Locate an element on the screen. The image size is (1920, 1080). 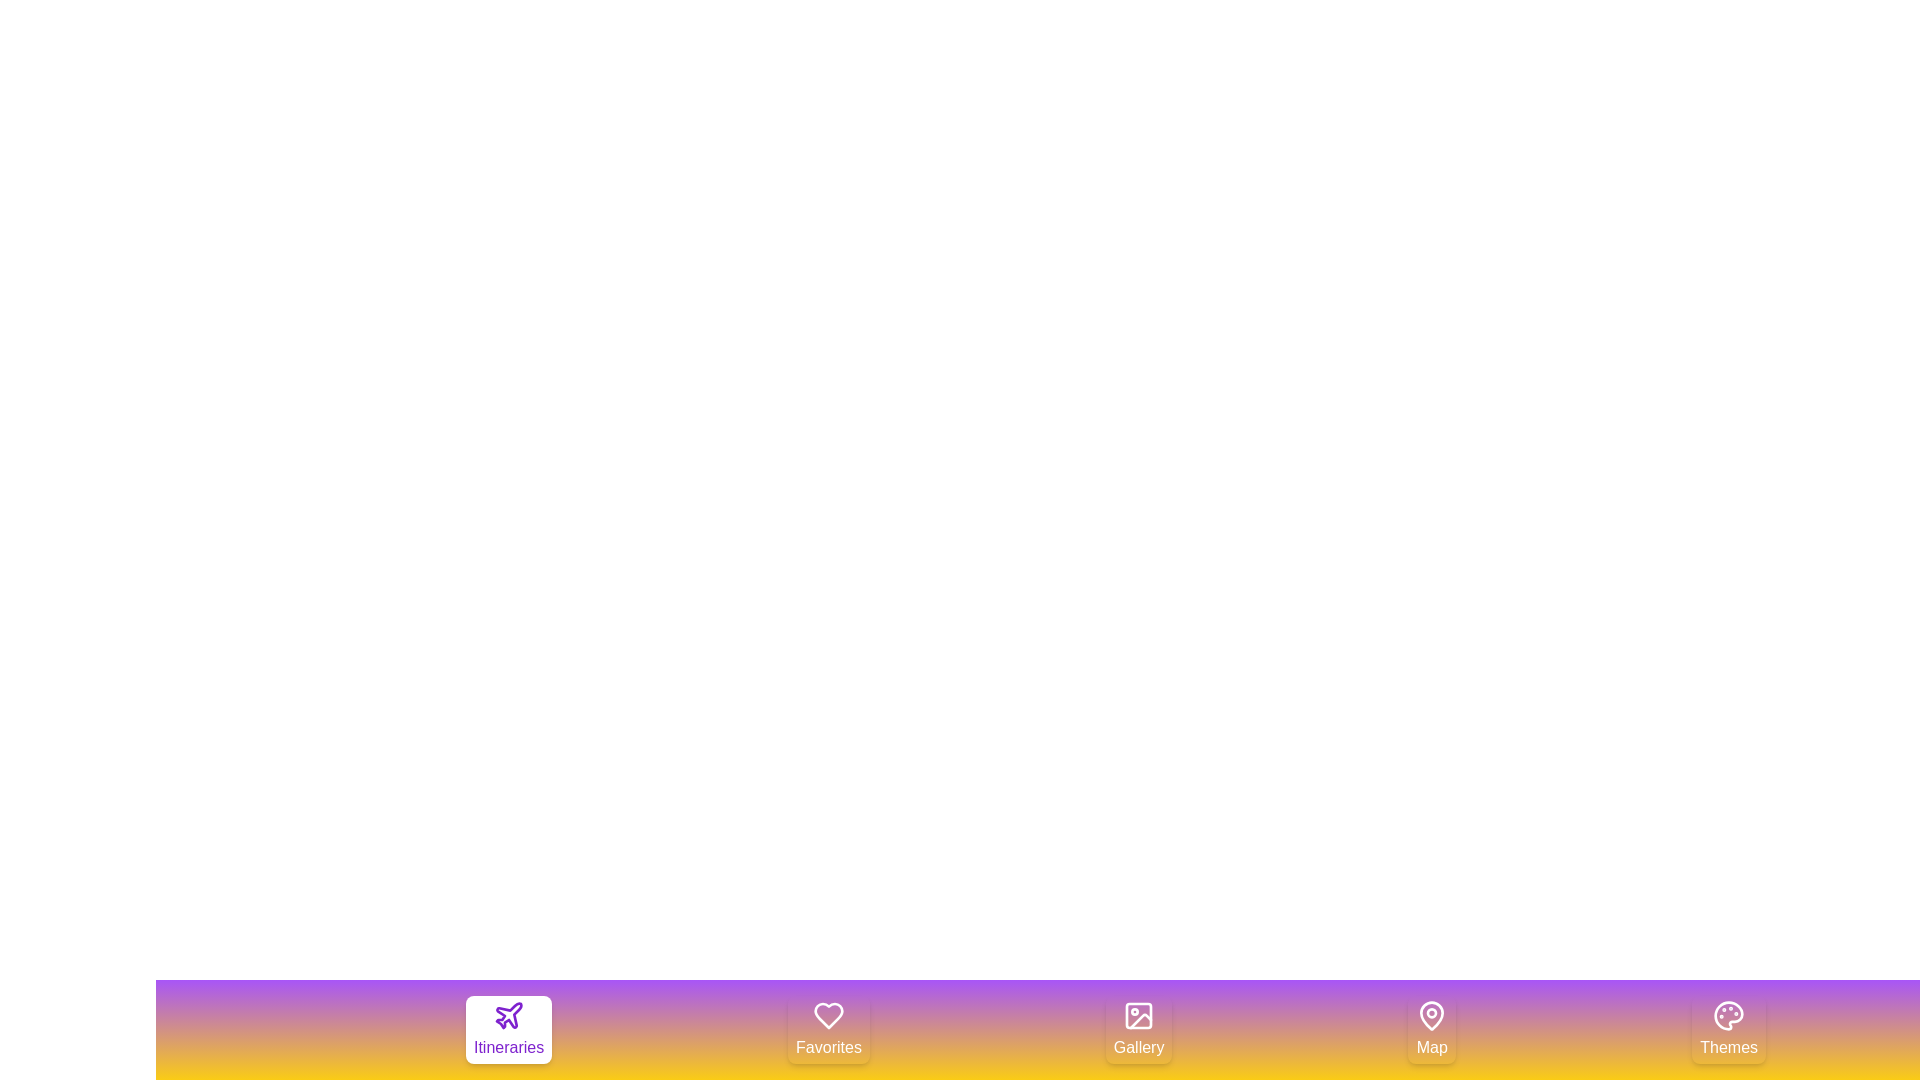
the tab labeled Gallery is located at coordinates (1139, 1029).